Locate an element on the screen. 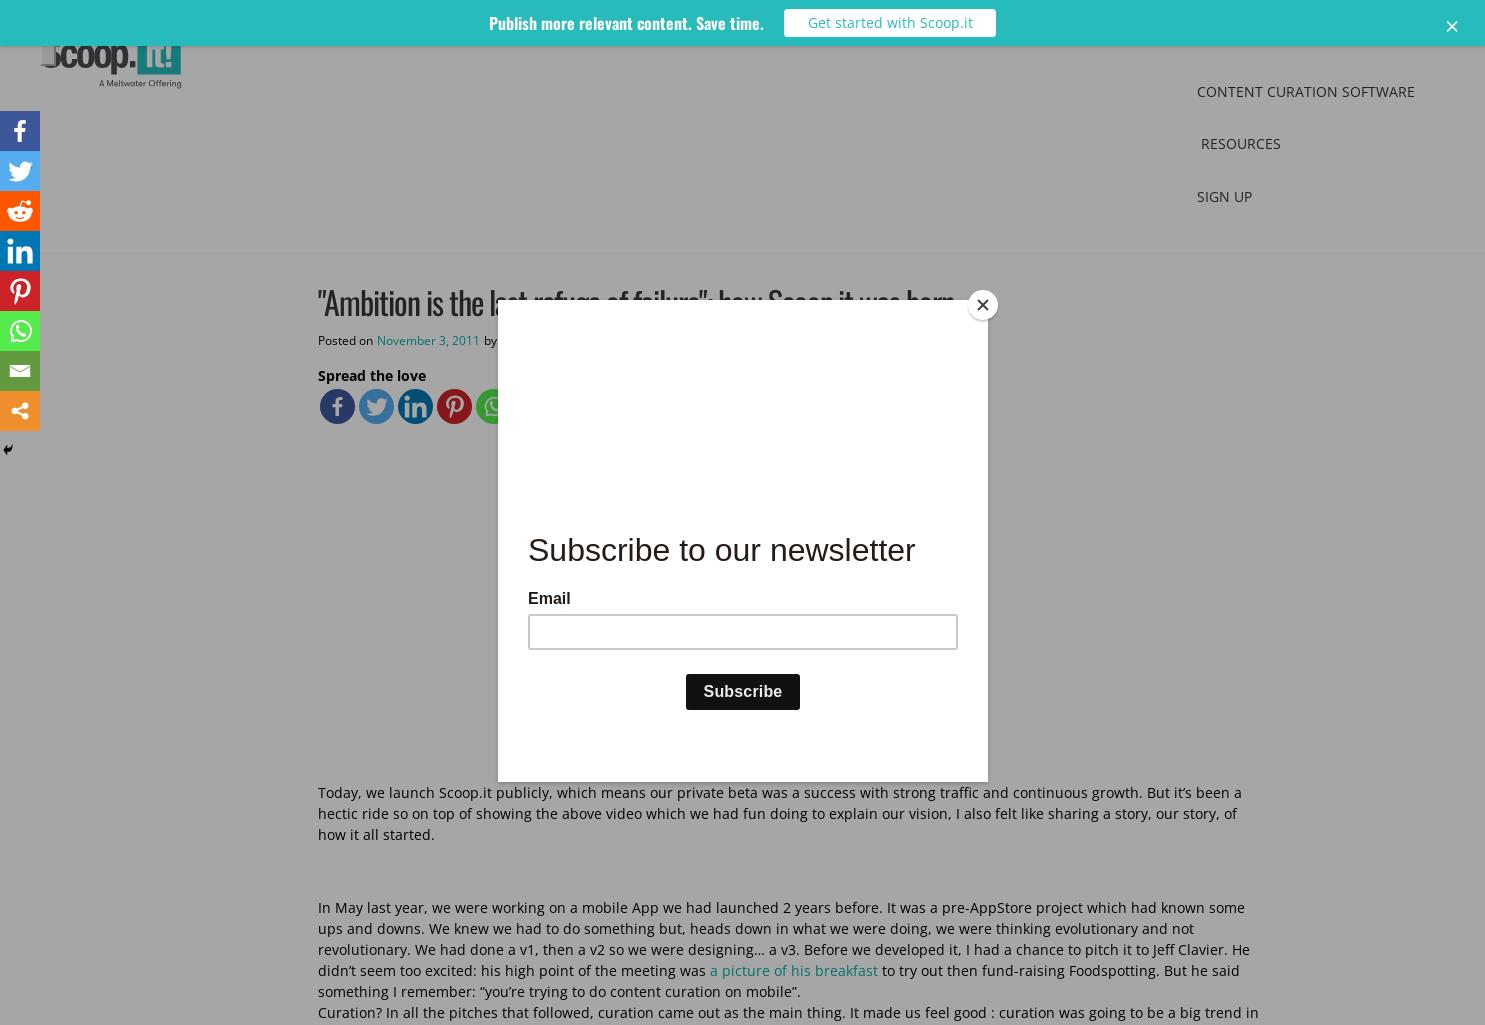 The width and height of the screenshot is (1485, 1025). 'Content Curation Software' is located at coordinates (1306, 90).